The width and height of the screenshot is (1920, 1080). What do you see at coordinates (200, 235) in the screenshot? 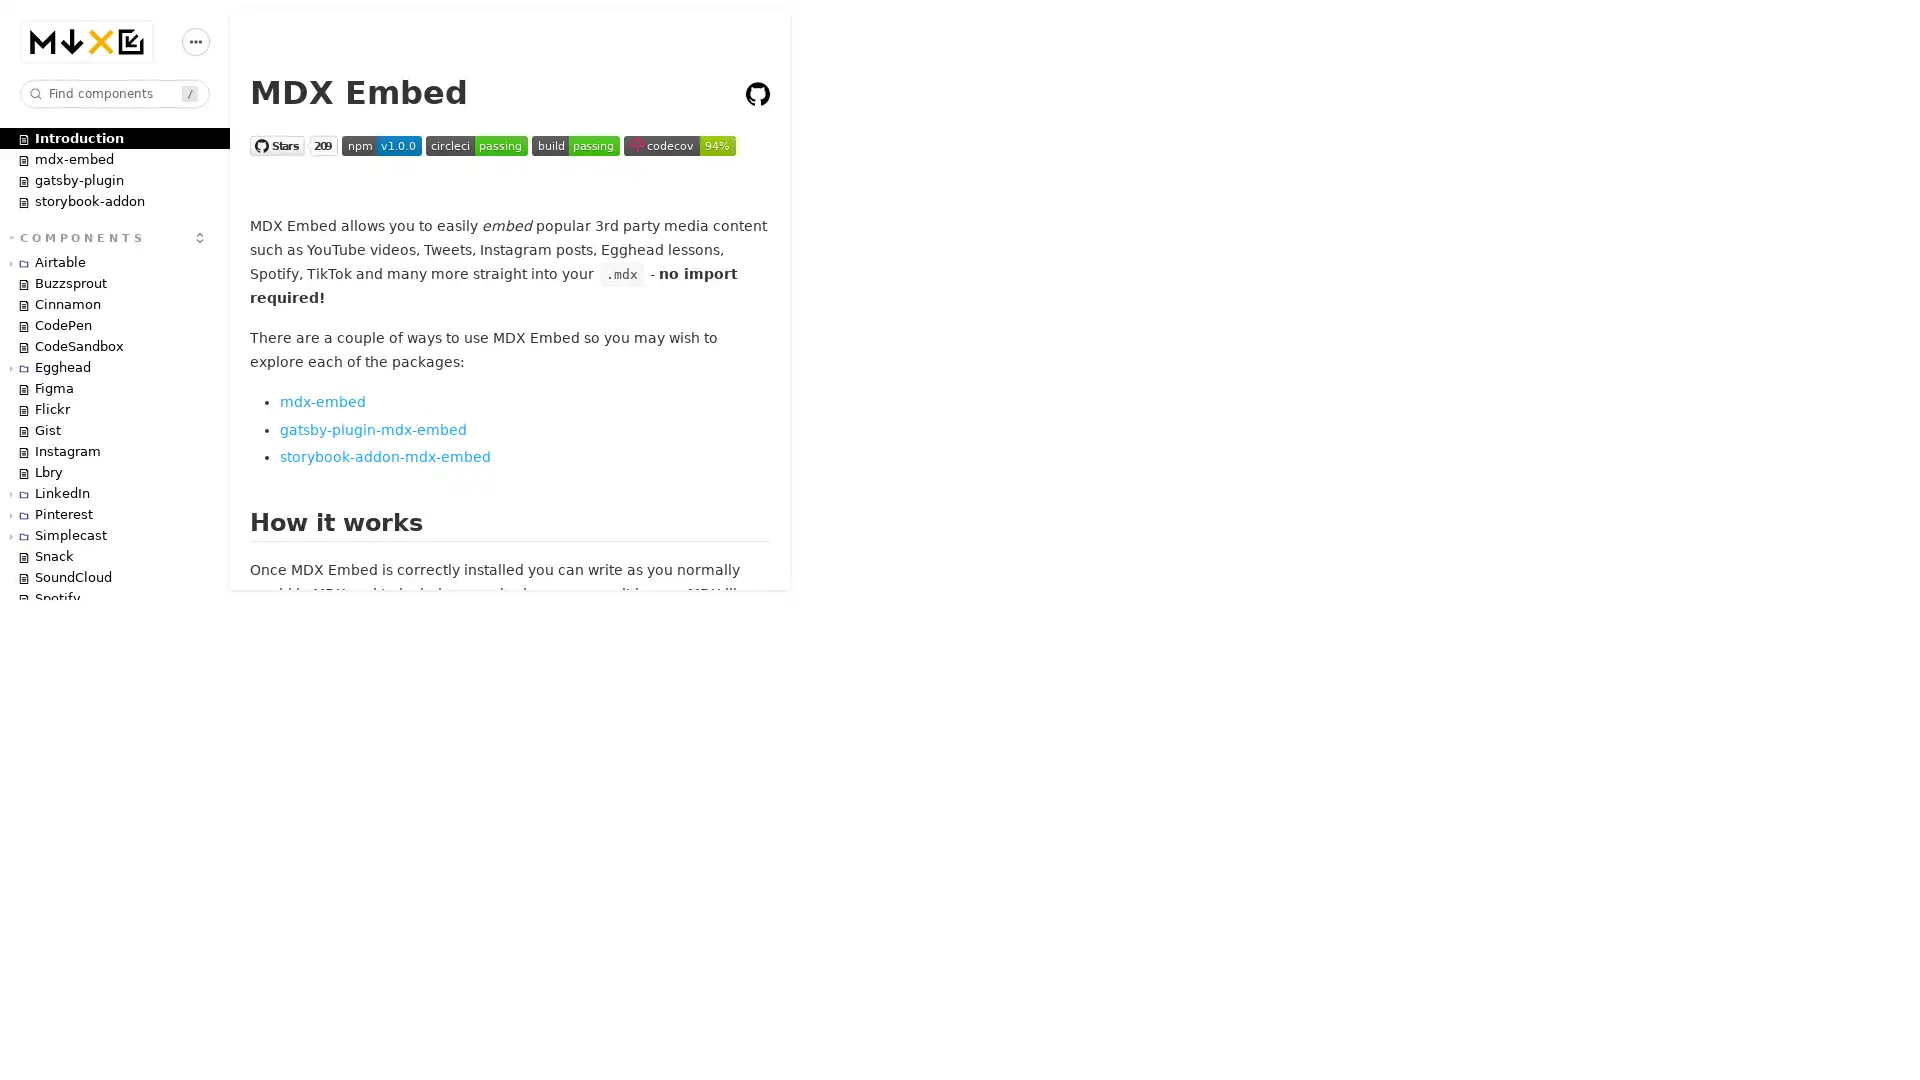
I see `expand` at bounding box center [200, 235].